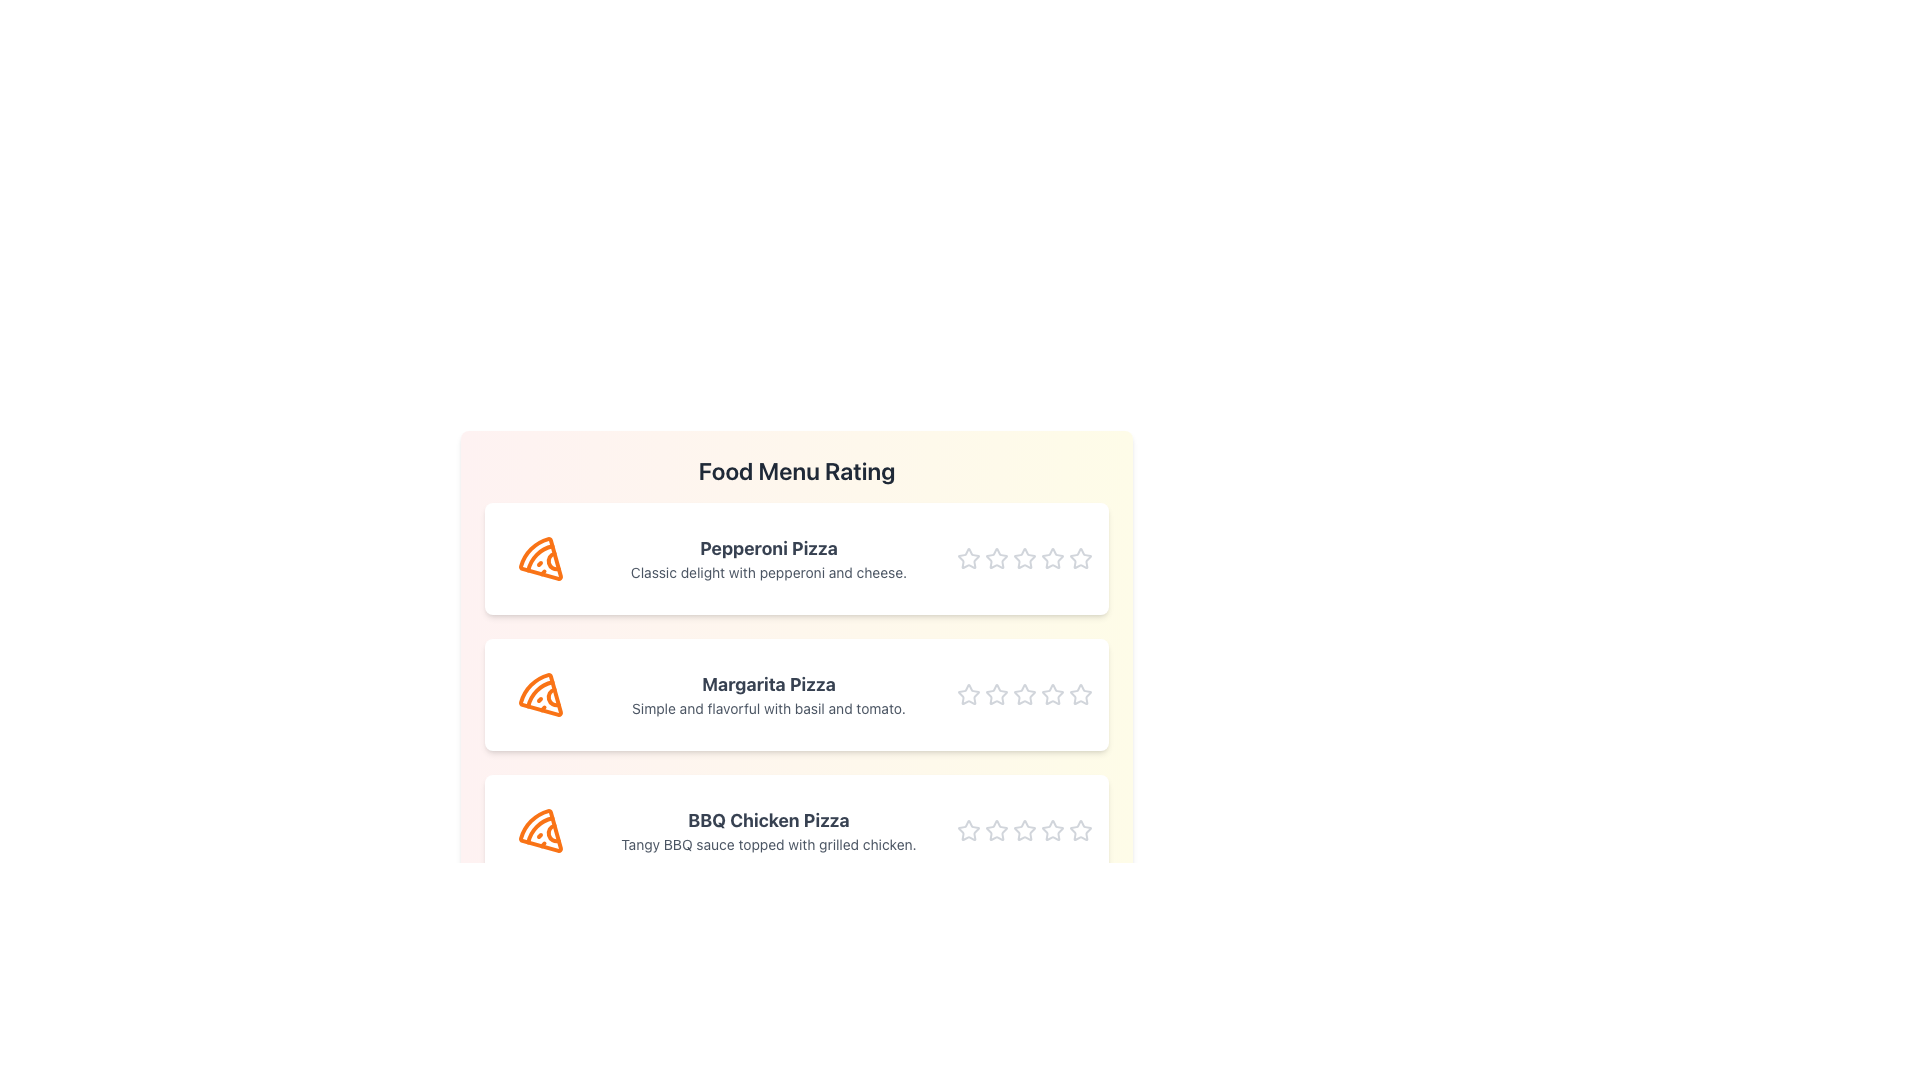  Describe the element at coordinates (1025, 558) in the screenshot. I see `the second star in the star rating icon for 'Pepperoni Pizza'` at that location.